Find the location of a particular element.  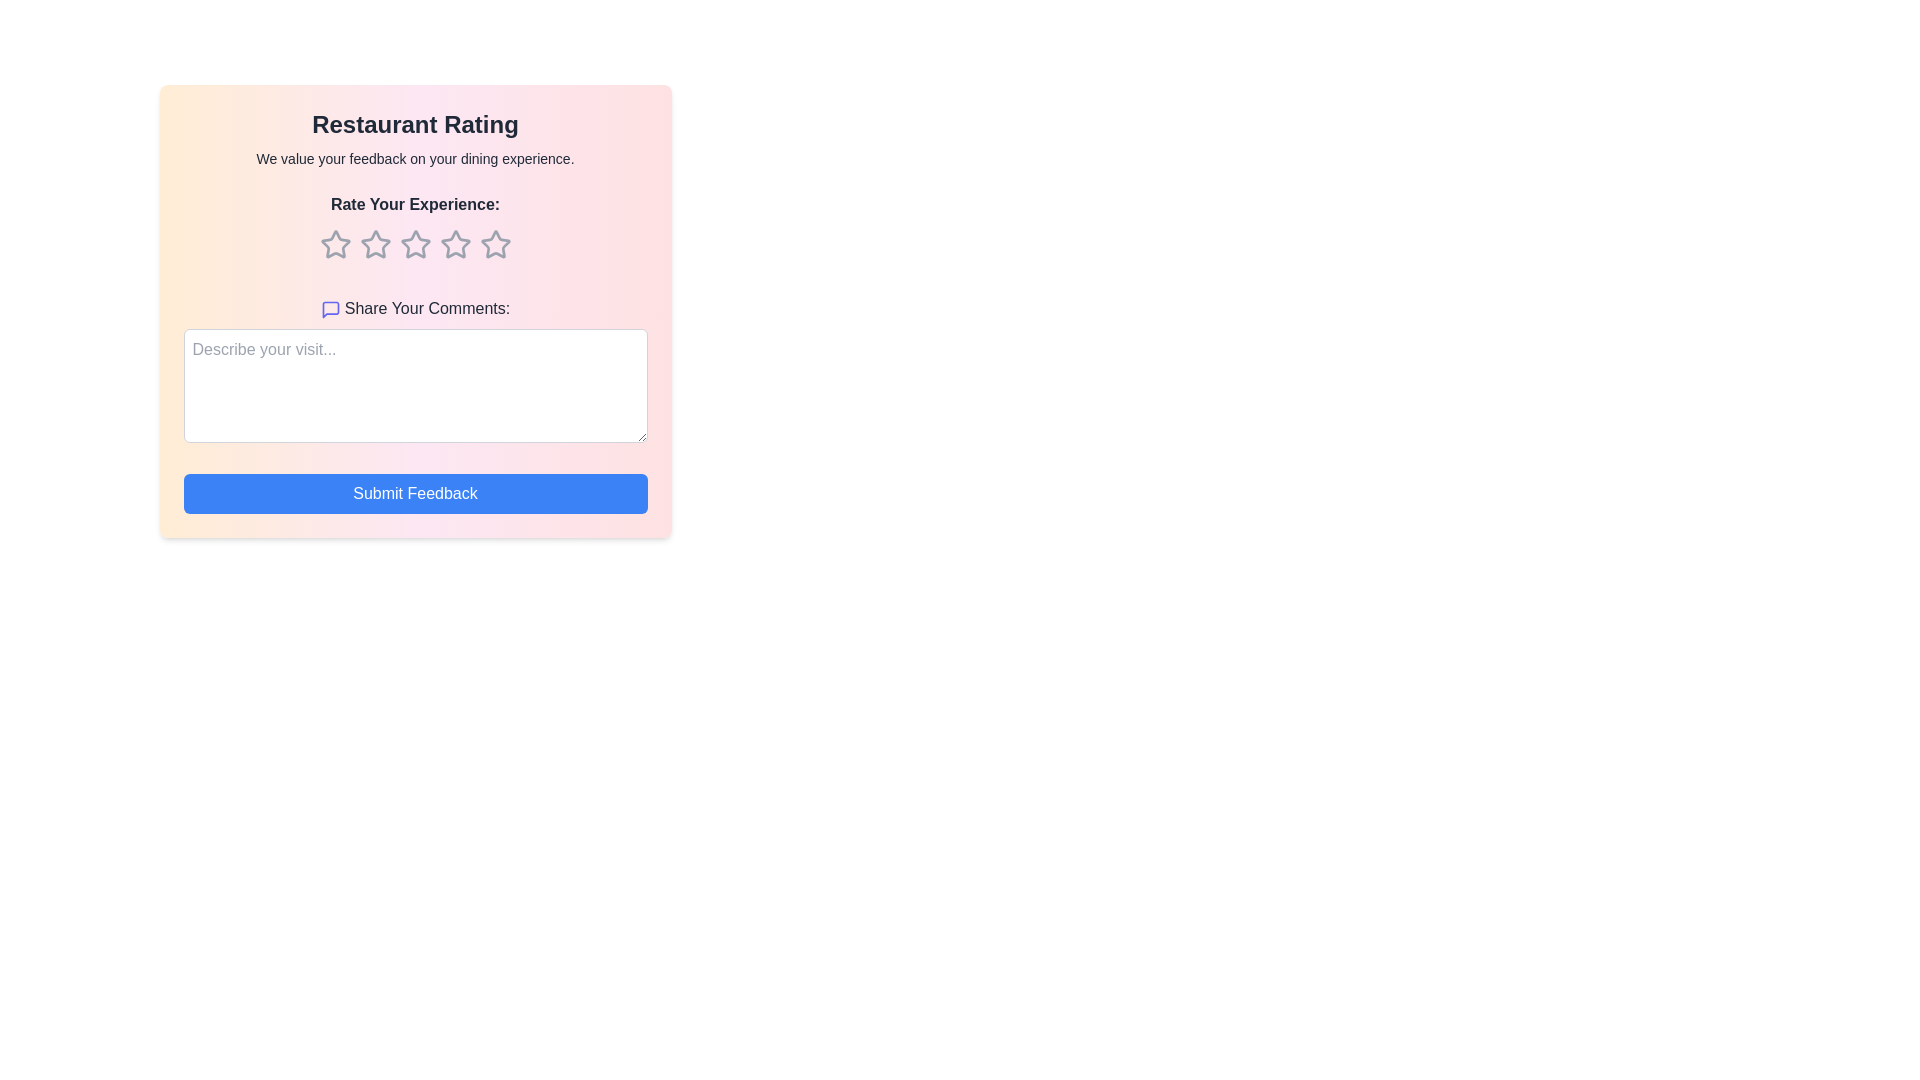

the Textual header section that displays 'Restaurant Rating' and its subtitle 'We value your feedback on your dining experience.' is located at coordinates (414, 137).